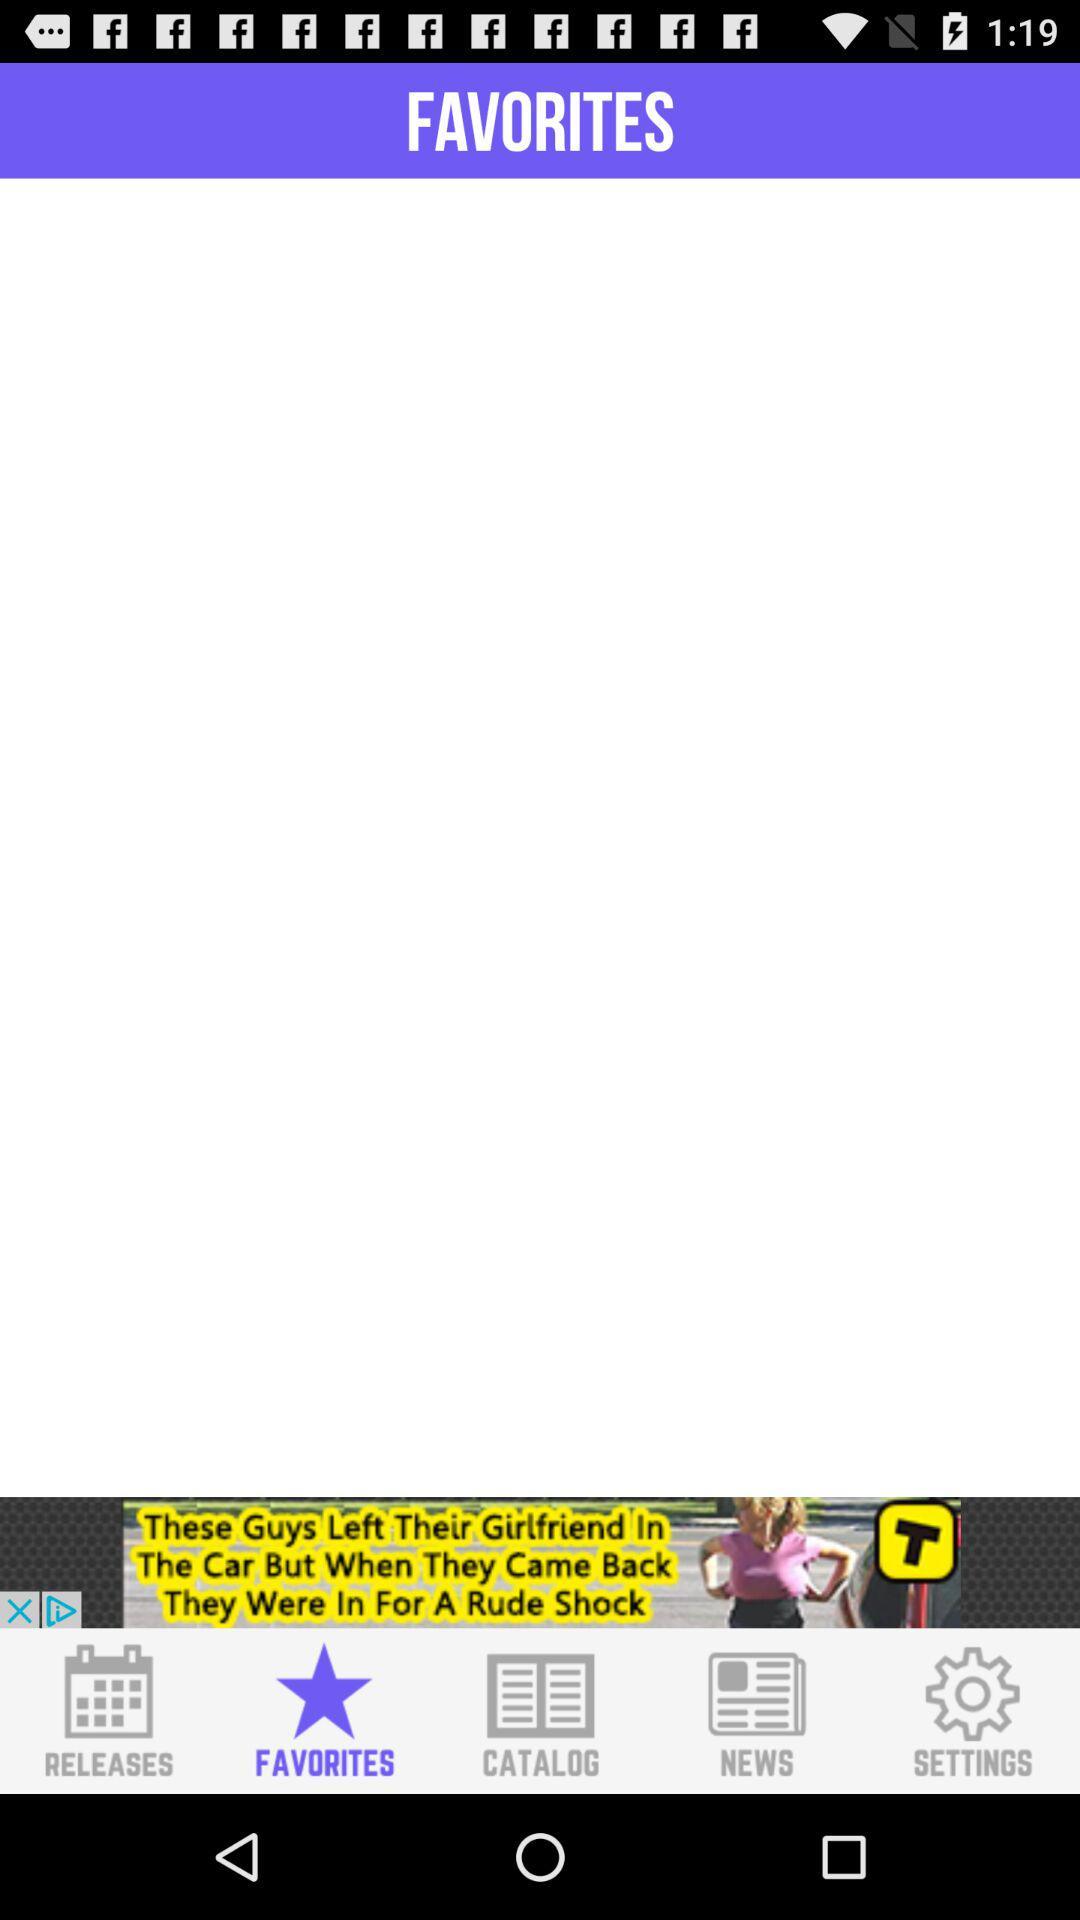 The height and width of the screenshot is (1920, 1080). I want to click on the star icon, so click(323, 1831).